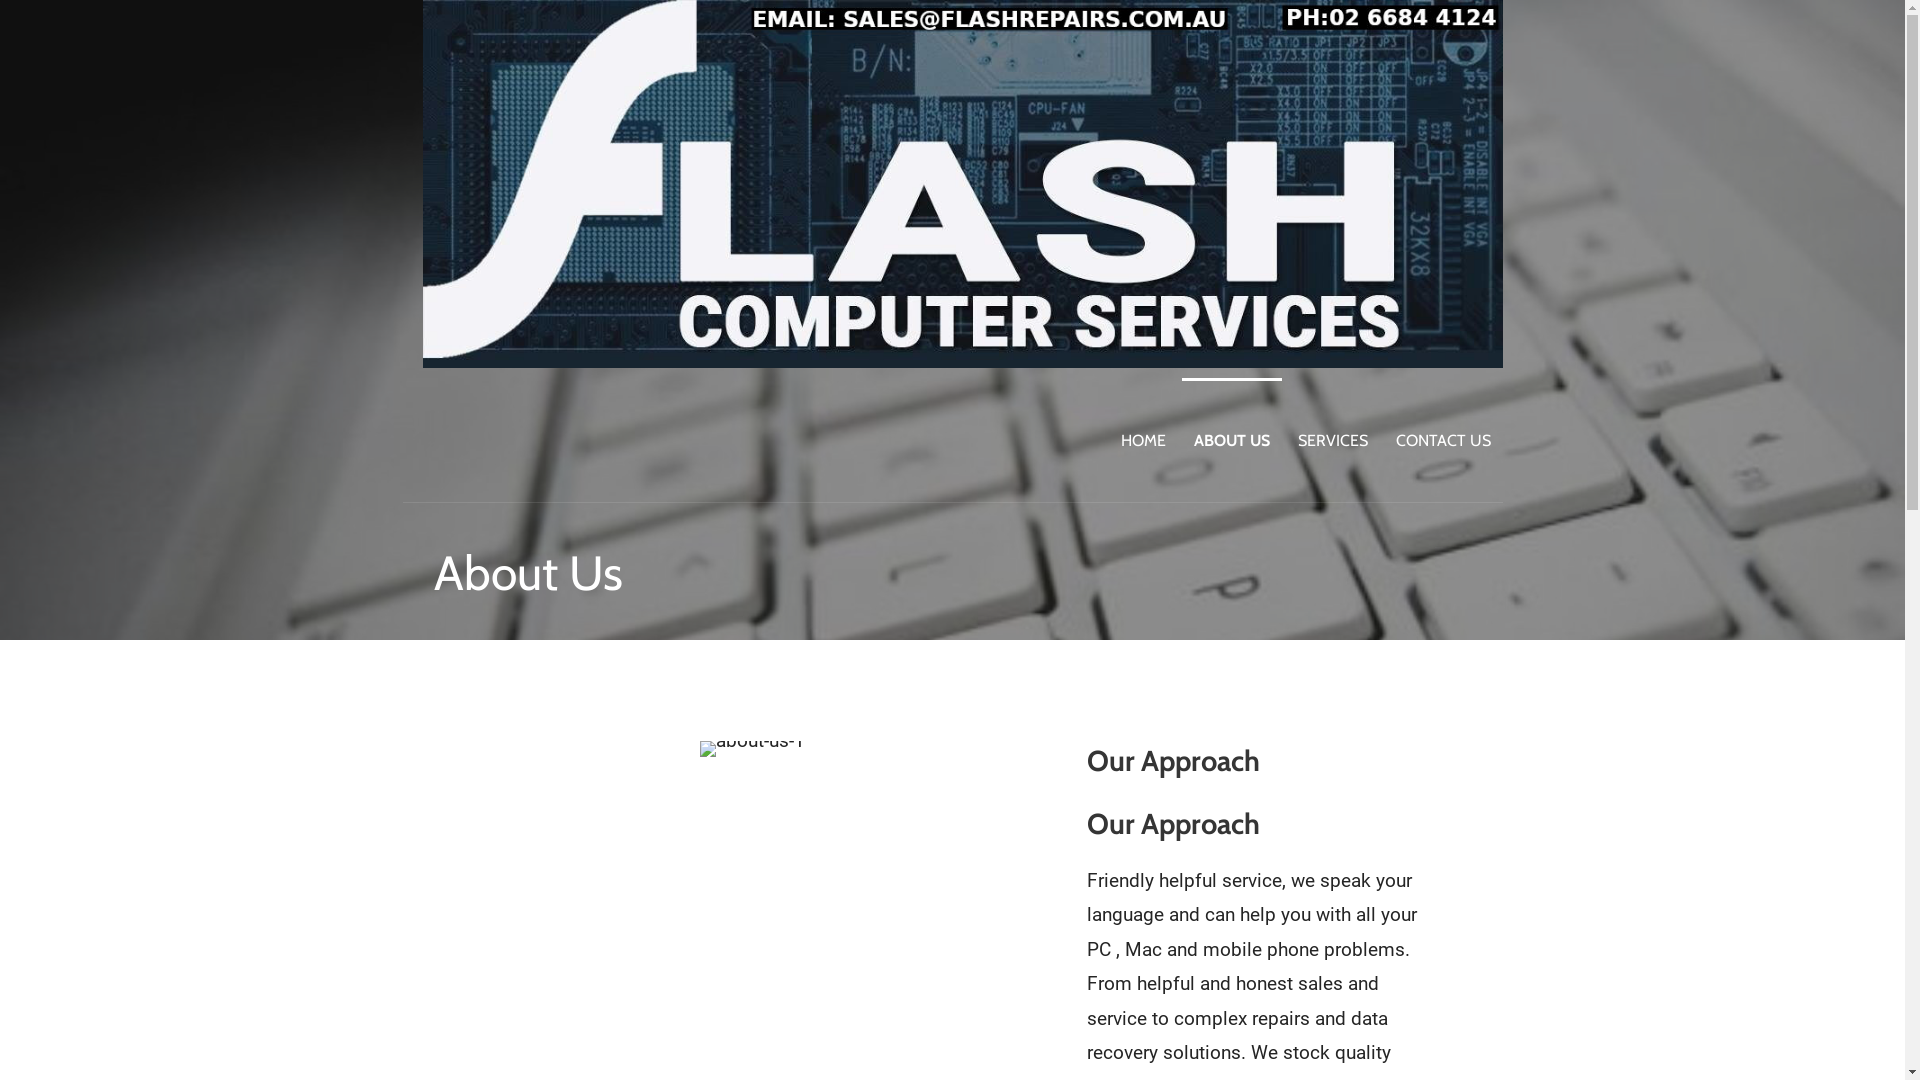 The image size is (1920, 1080). Describe the element at coordinates (1333, 439) in the screenshot. I see `'SERVICES'` at that location.